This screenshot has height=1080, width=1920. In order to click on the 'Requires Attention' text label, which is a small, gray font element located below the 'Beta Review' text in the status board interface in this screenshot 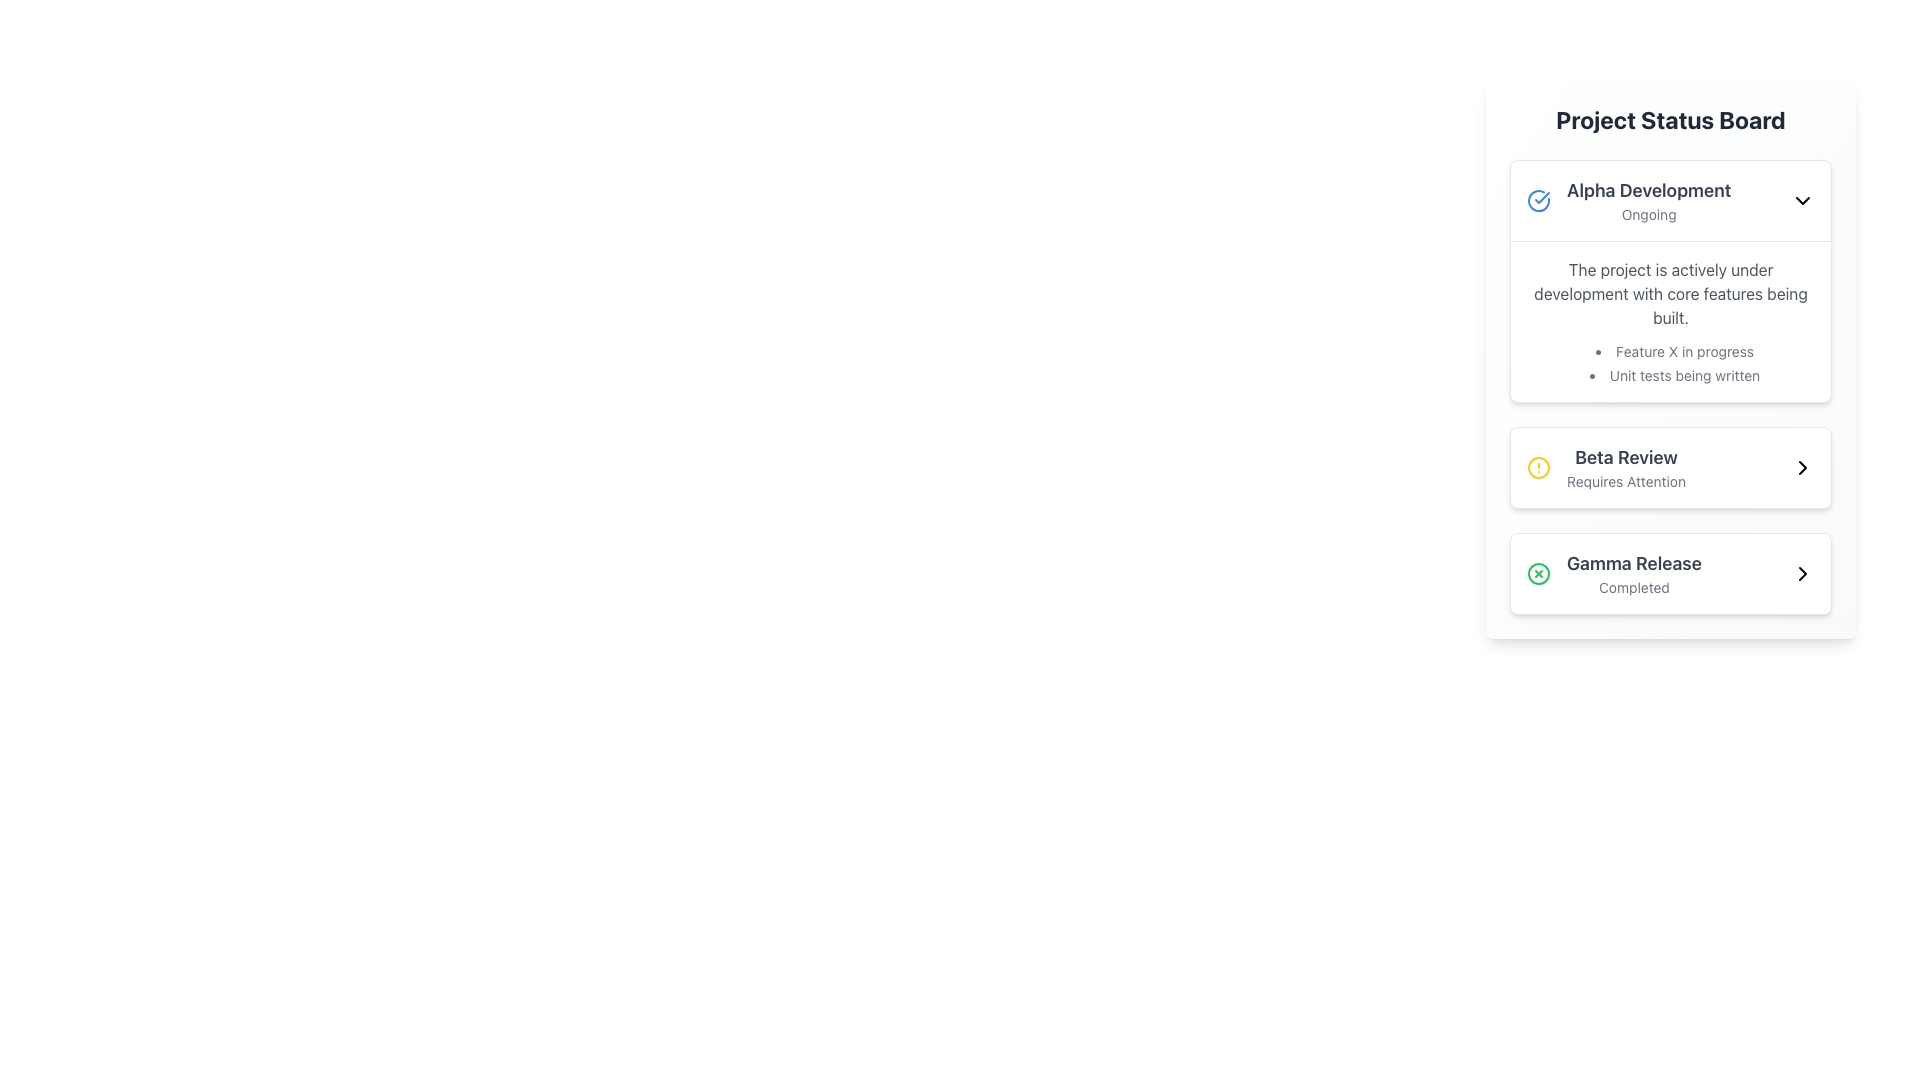, I will do `click(1626, 482)`.